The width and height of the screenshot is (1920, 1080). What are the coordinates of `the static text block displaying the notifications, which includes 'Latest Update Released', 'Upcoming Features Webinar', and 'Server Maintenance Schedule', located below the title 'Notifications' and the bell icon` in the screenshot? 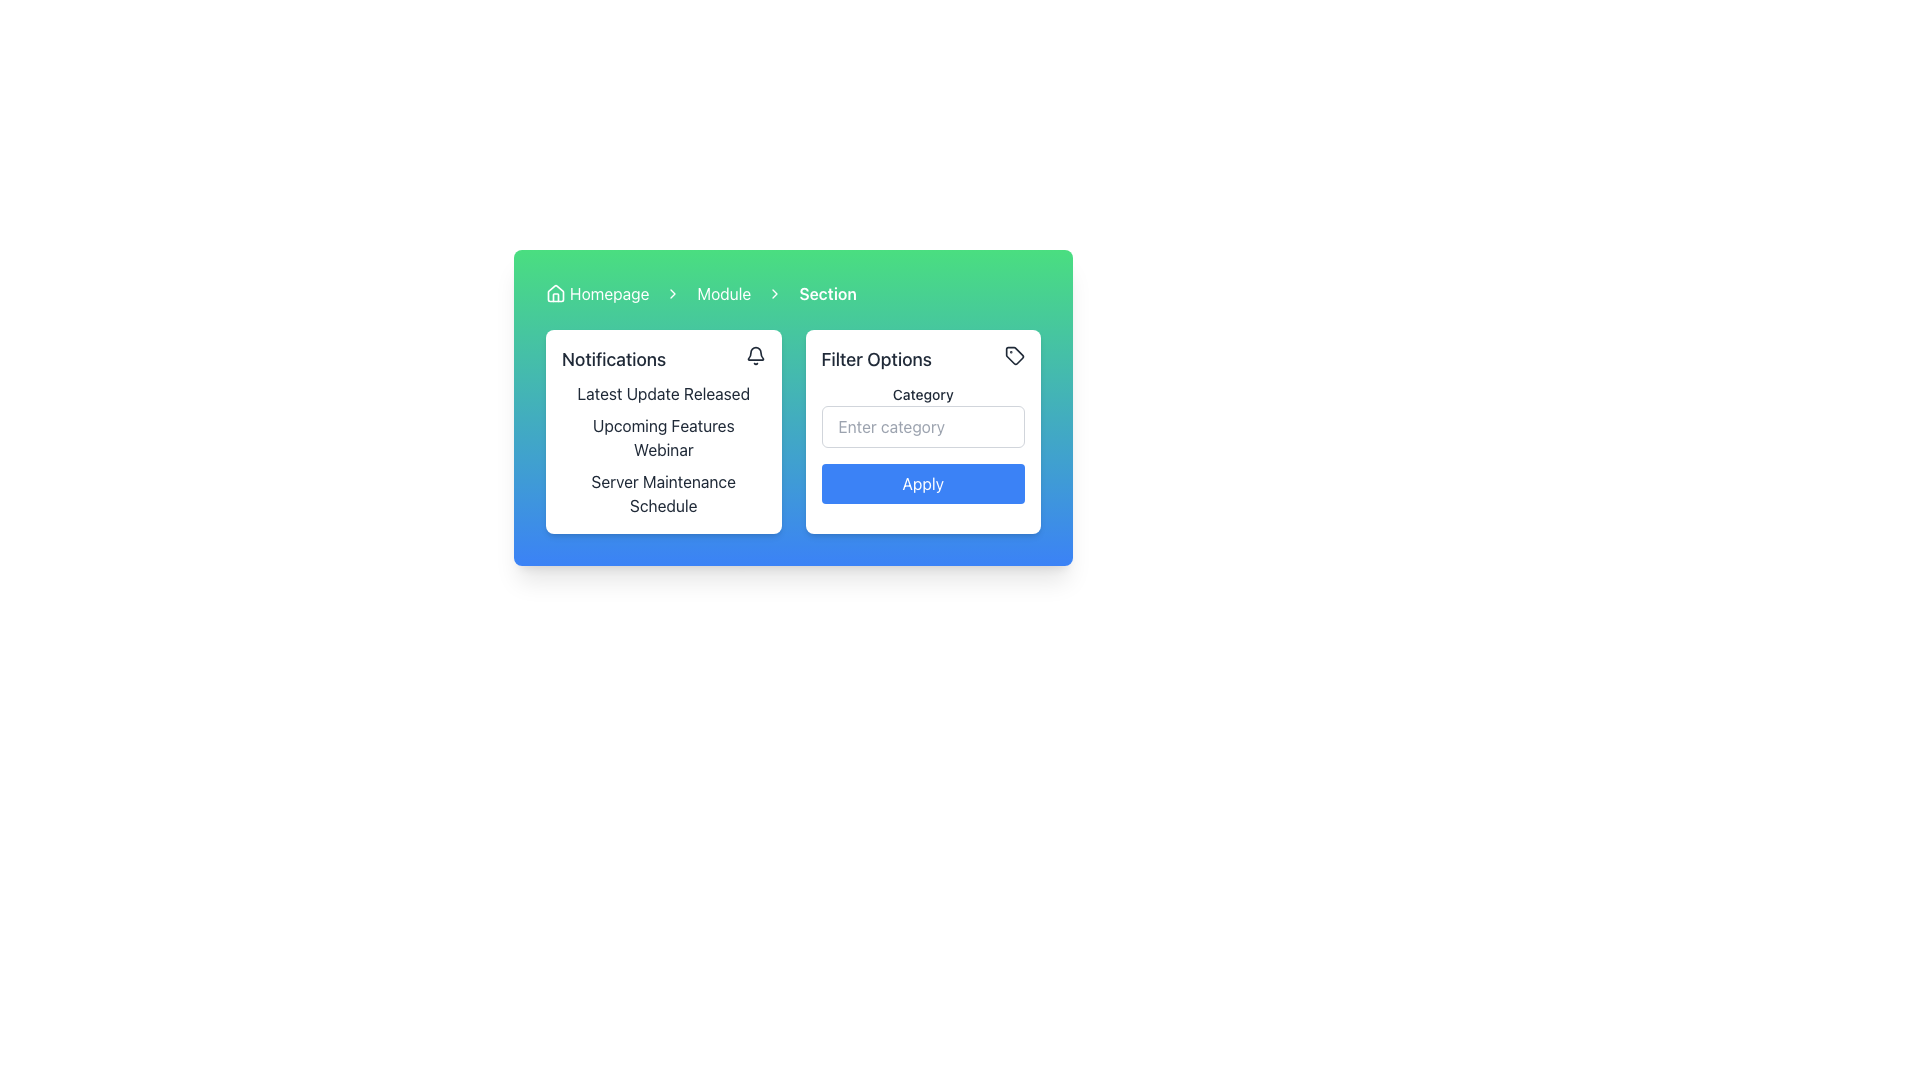 It's located at (663, 450).